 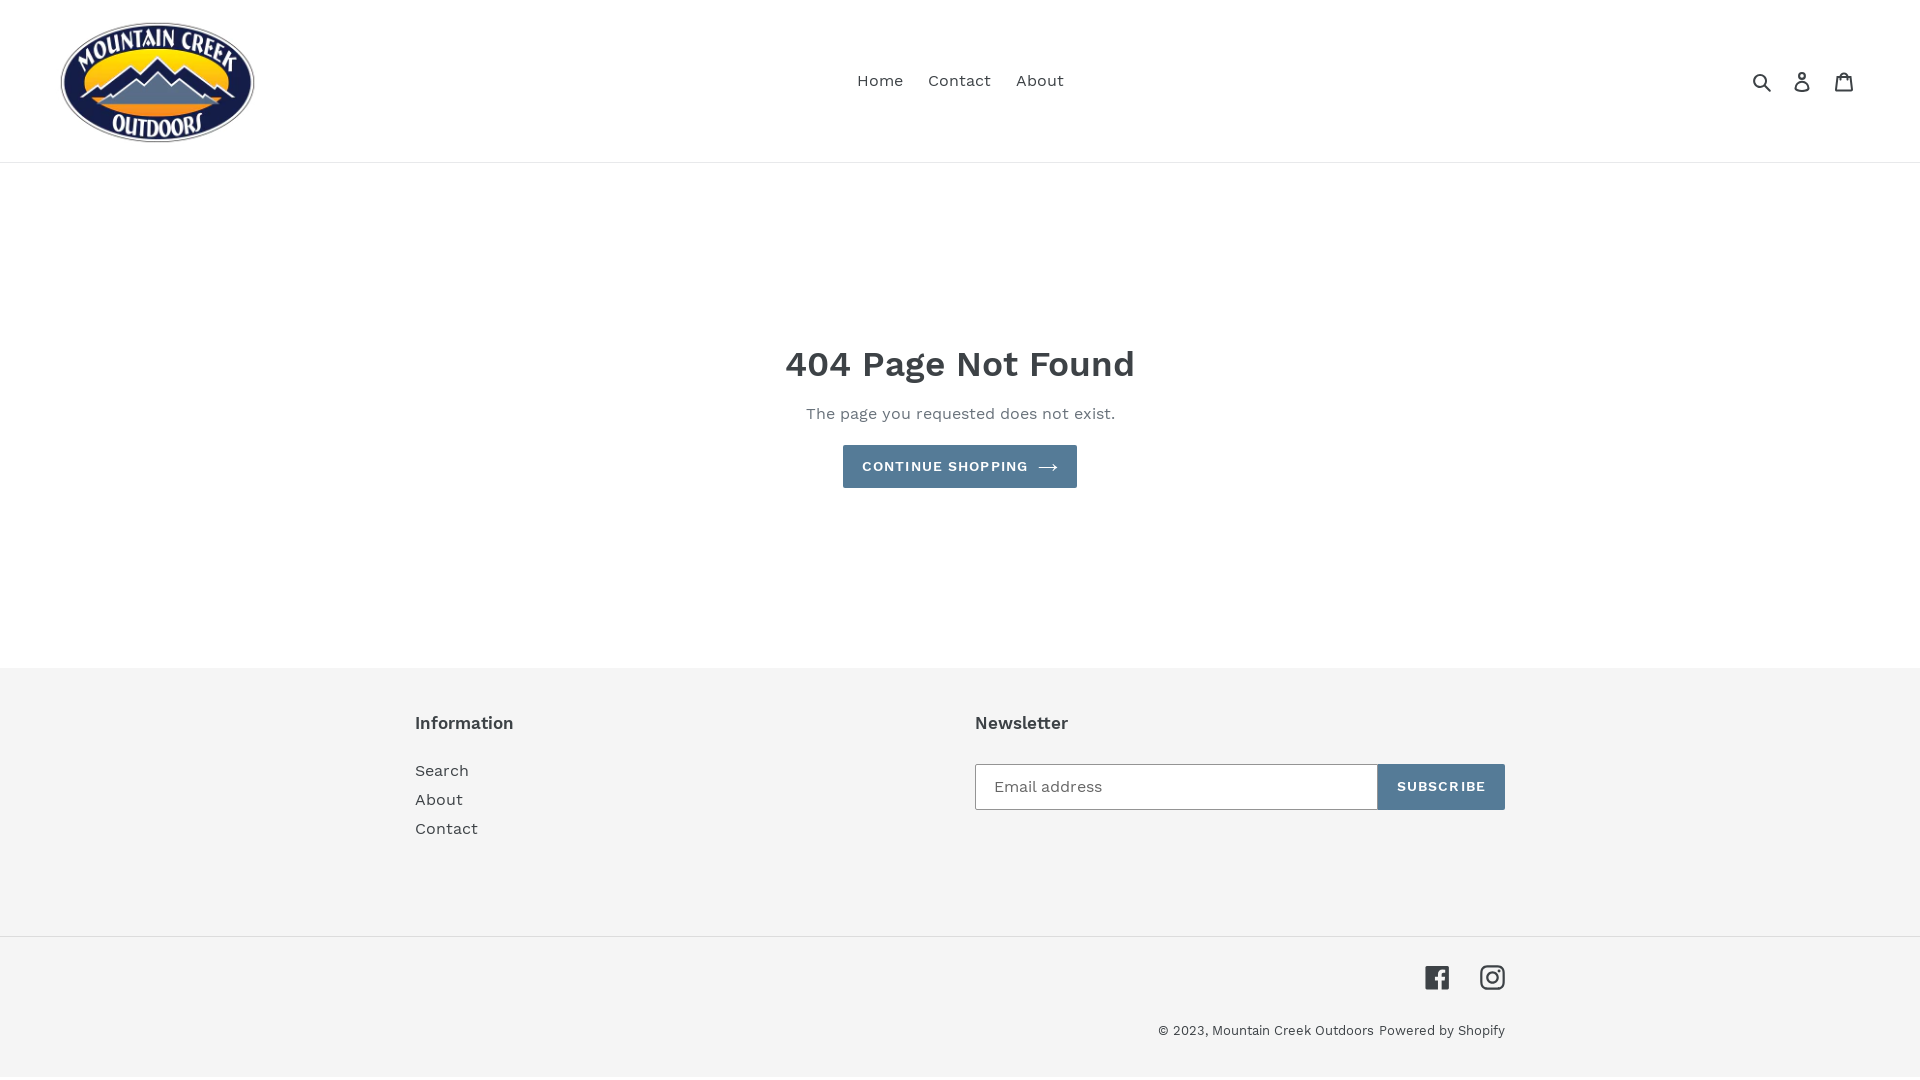 What do you see at coordinates (843, 466) in the screenshot?
I see `'CONTINUE SHOPPING'` at bounding box center [843, 466].